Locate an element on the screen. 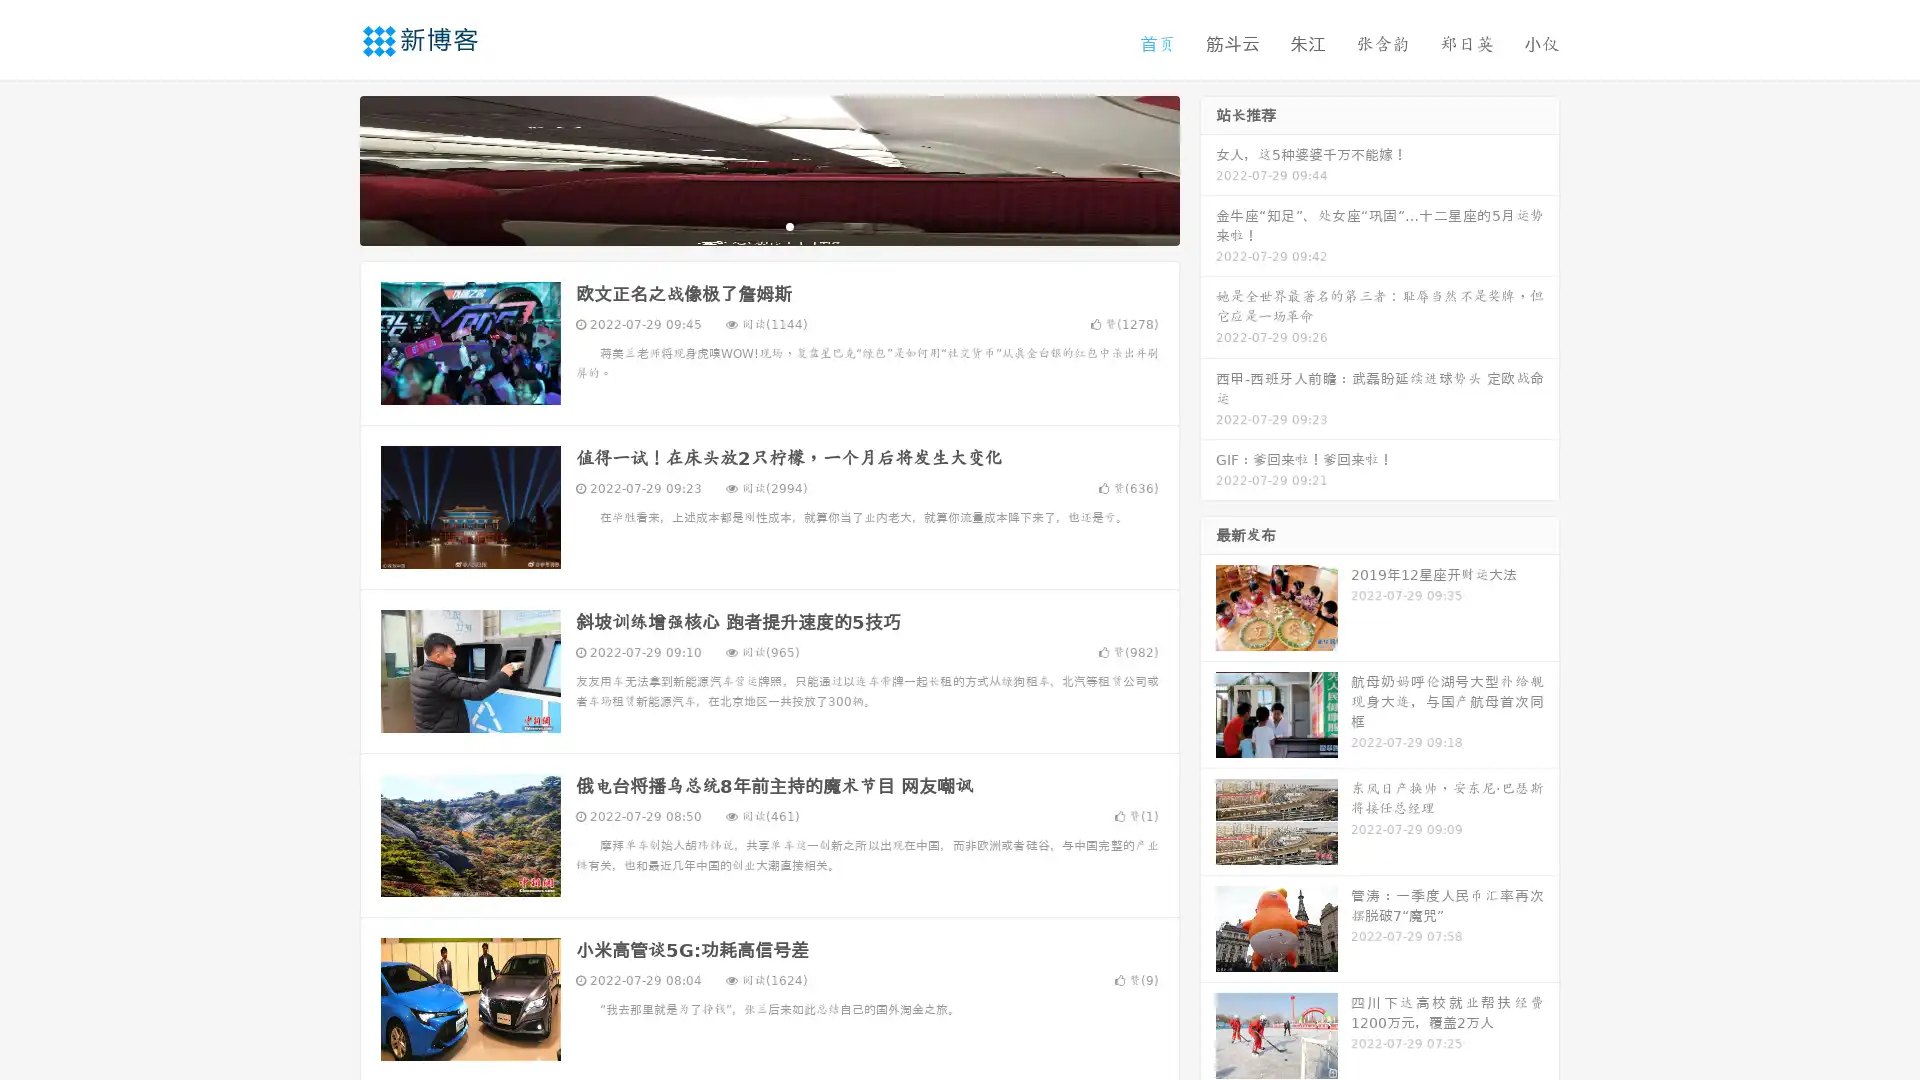  Previous slide is located at coordinates (330, 168).